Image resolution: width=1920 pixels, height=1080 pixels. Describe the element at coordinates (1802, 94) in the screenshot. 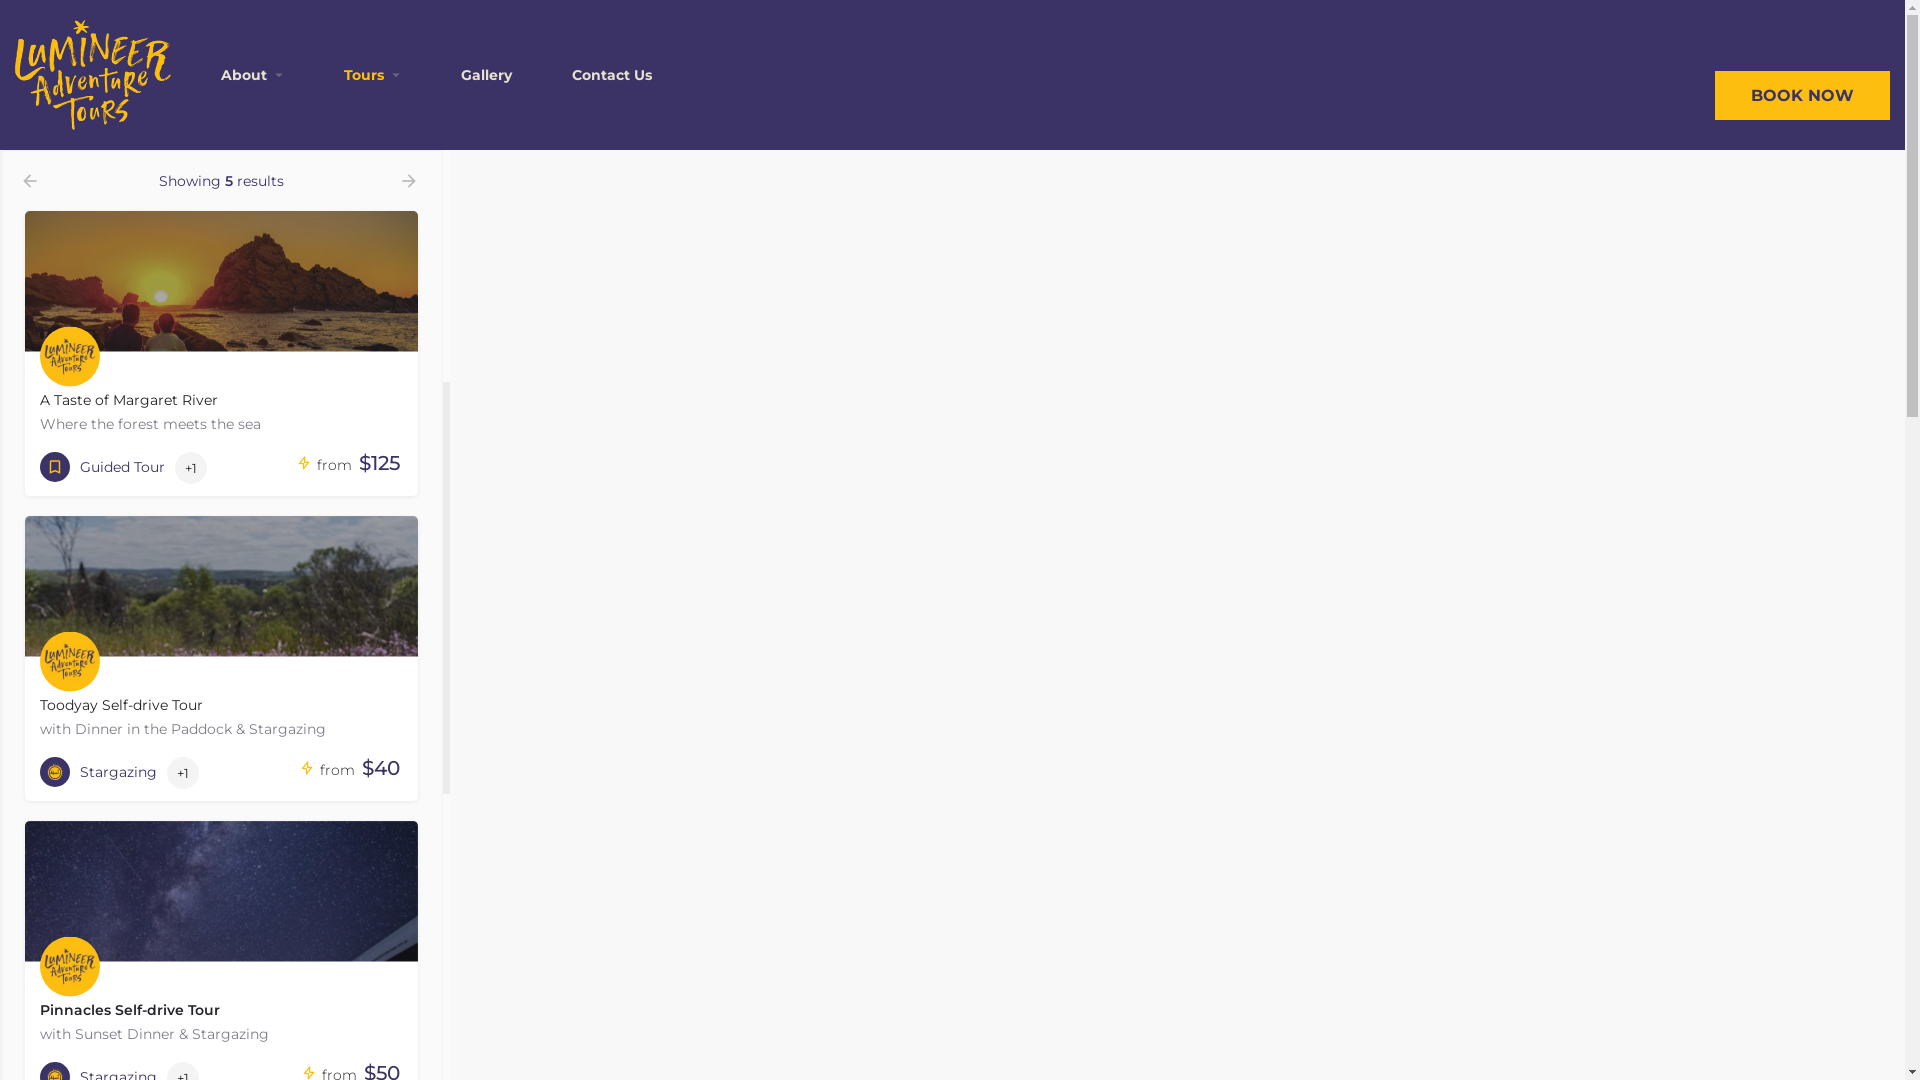

I see `'BOOK NOW'` at that location.